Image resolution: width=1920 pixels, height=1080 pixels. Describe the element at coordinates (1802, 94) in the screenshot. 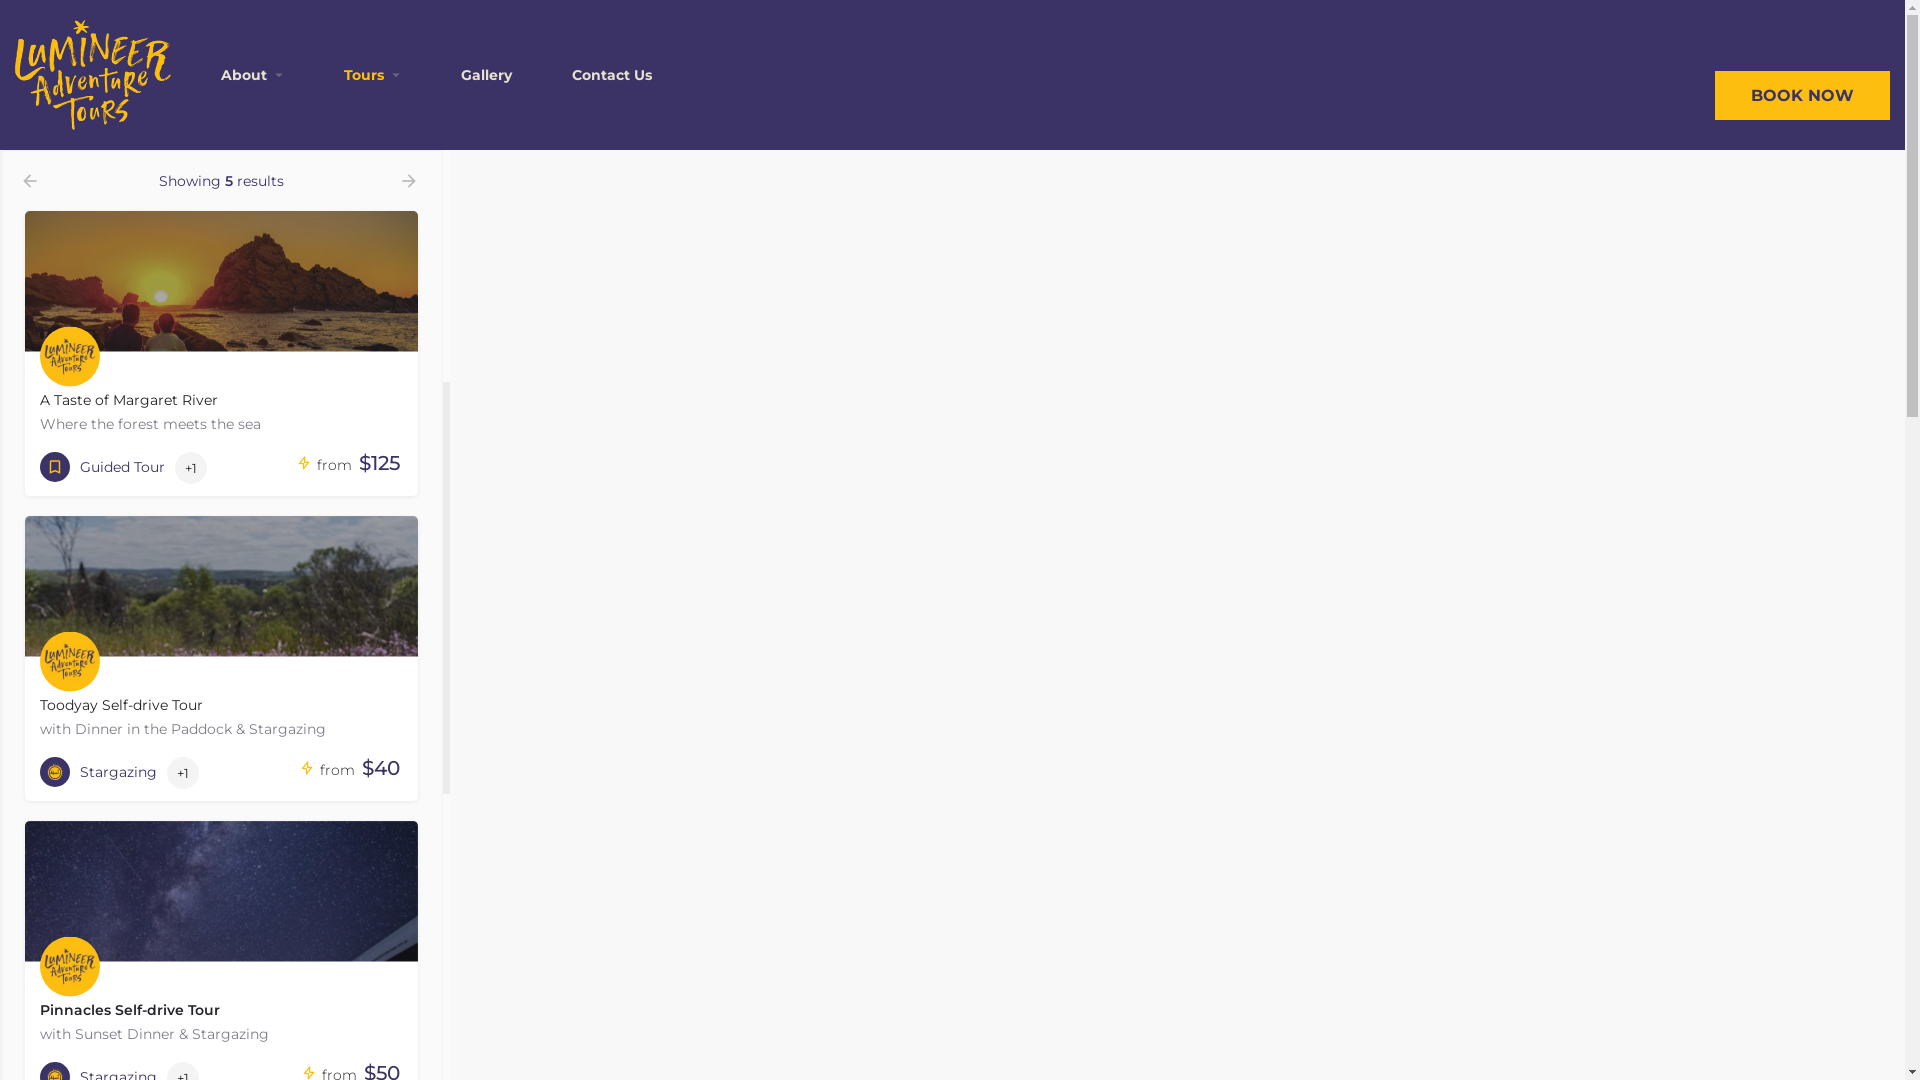

I see `'BOOK NOW'` at that location.